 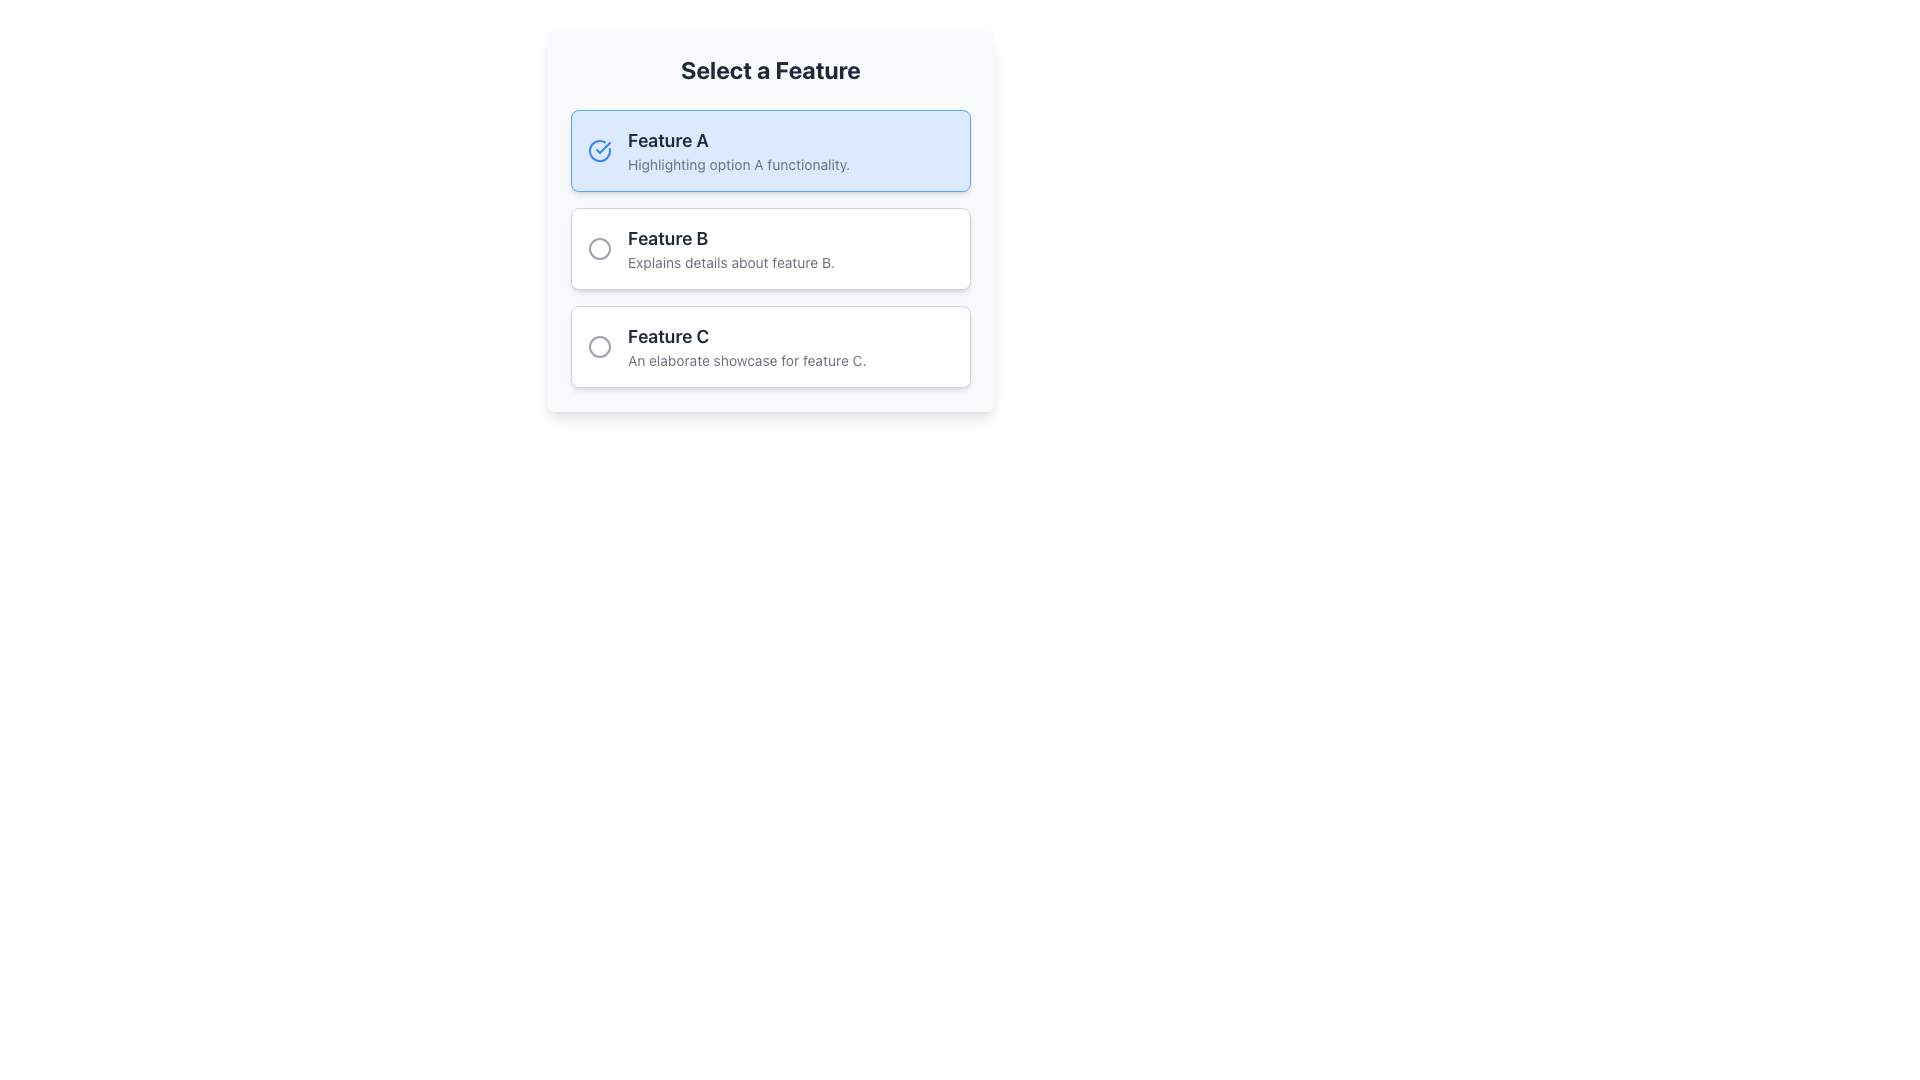 What do you see at coordinates (730, 261) in the screenshot?
I see `the descriptive text rendered in a smaller and lighter gray font located beneath the title 'Feature B' in the second selectable card to trigger any tooltip, if available` at bounding box center [730, 261].